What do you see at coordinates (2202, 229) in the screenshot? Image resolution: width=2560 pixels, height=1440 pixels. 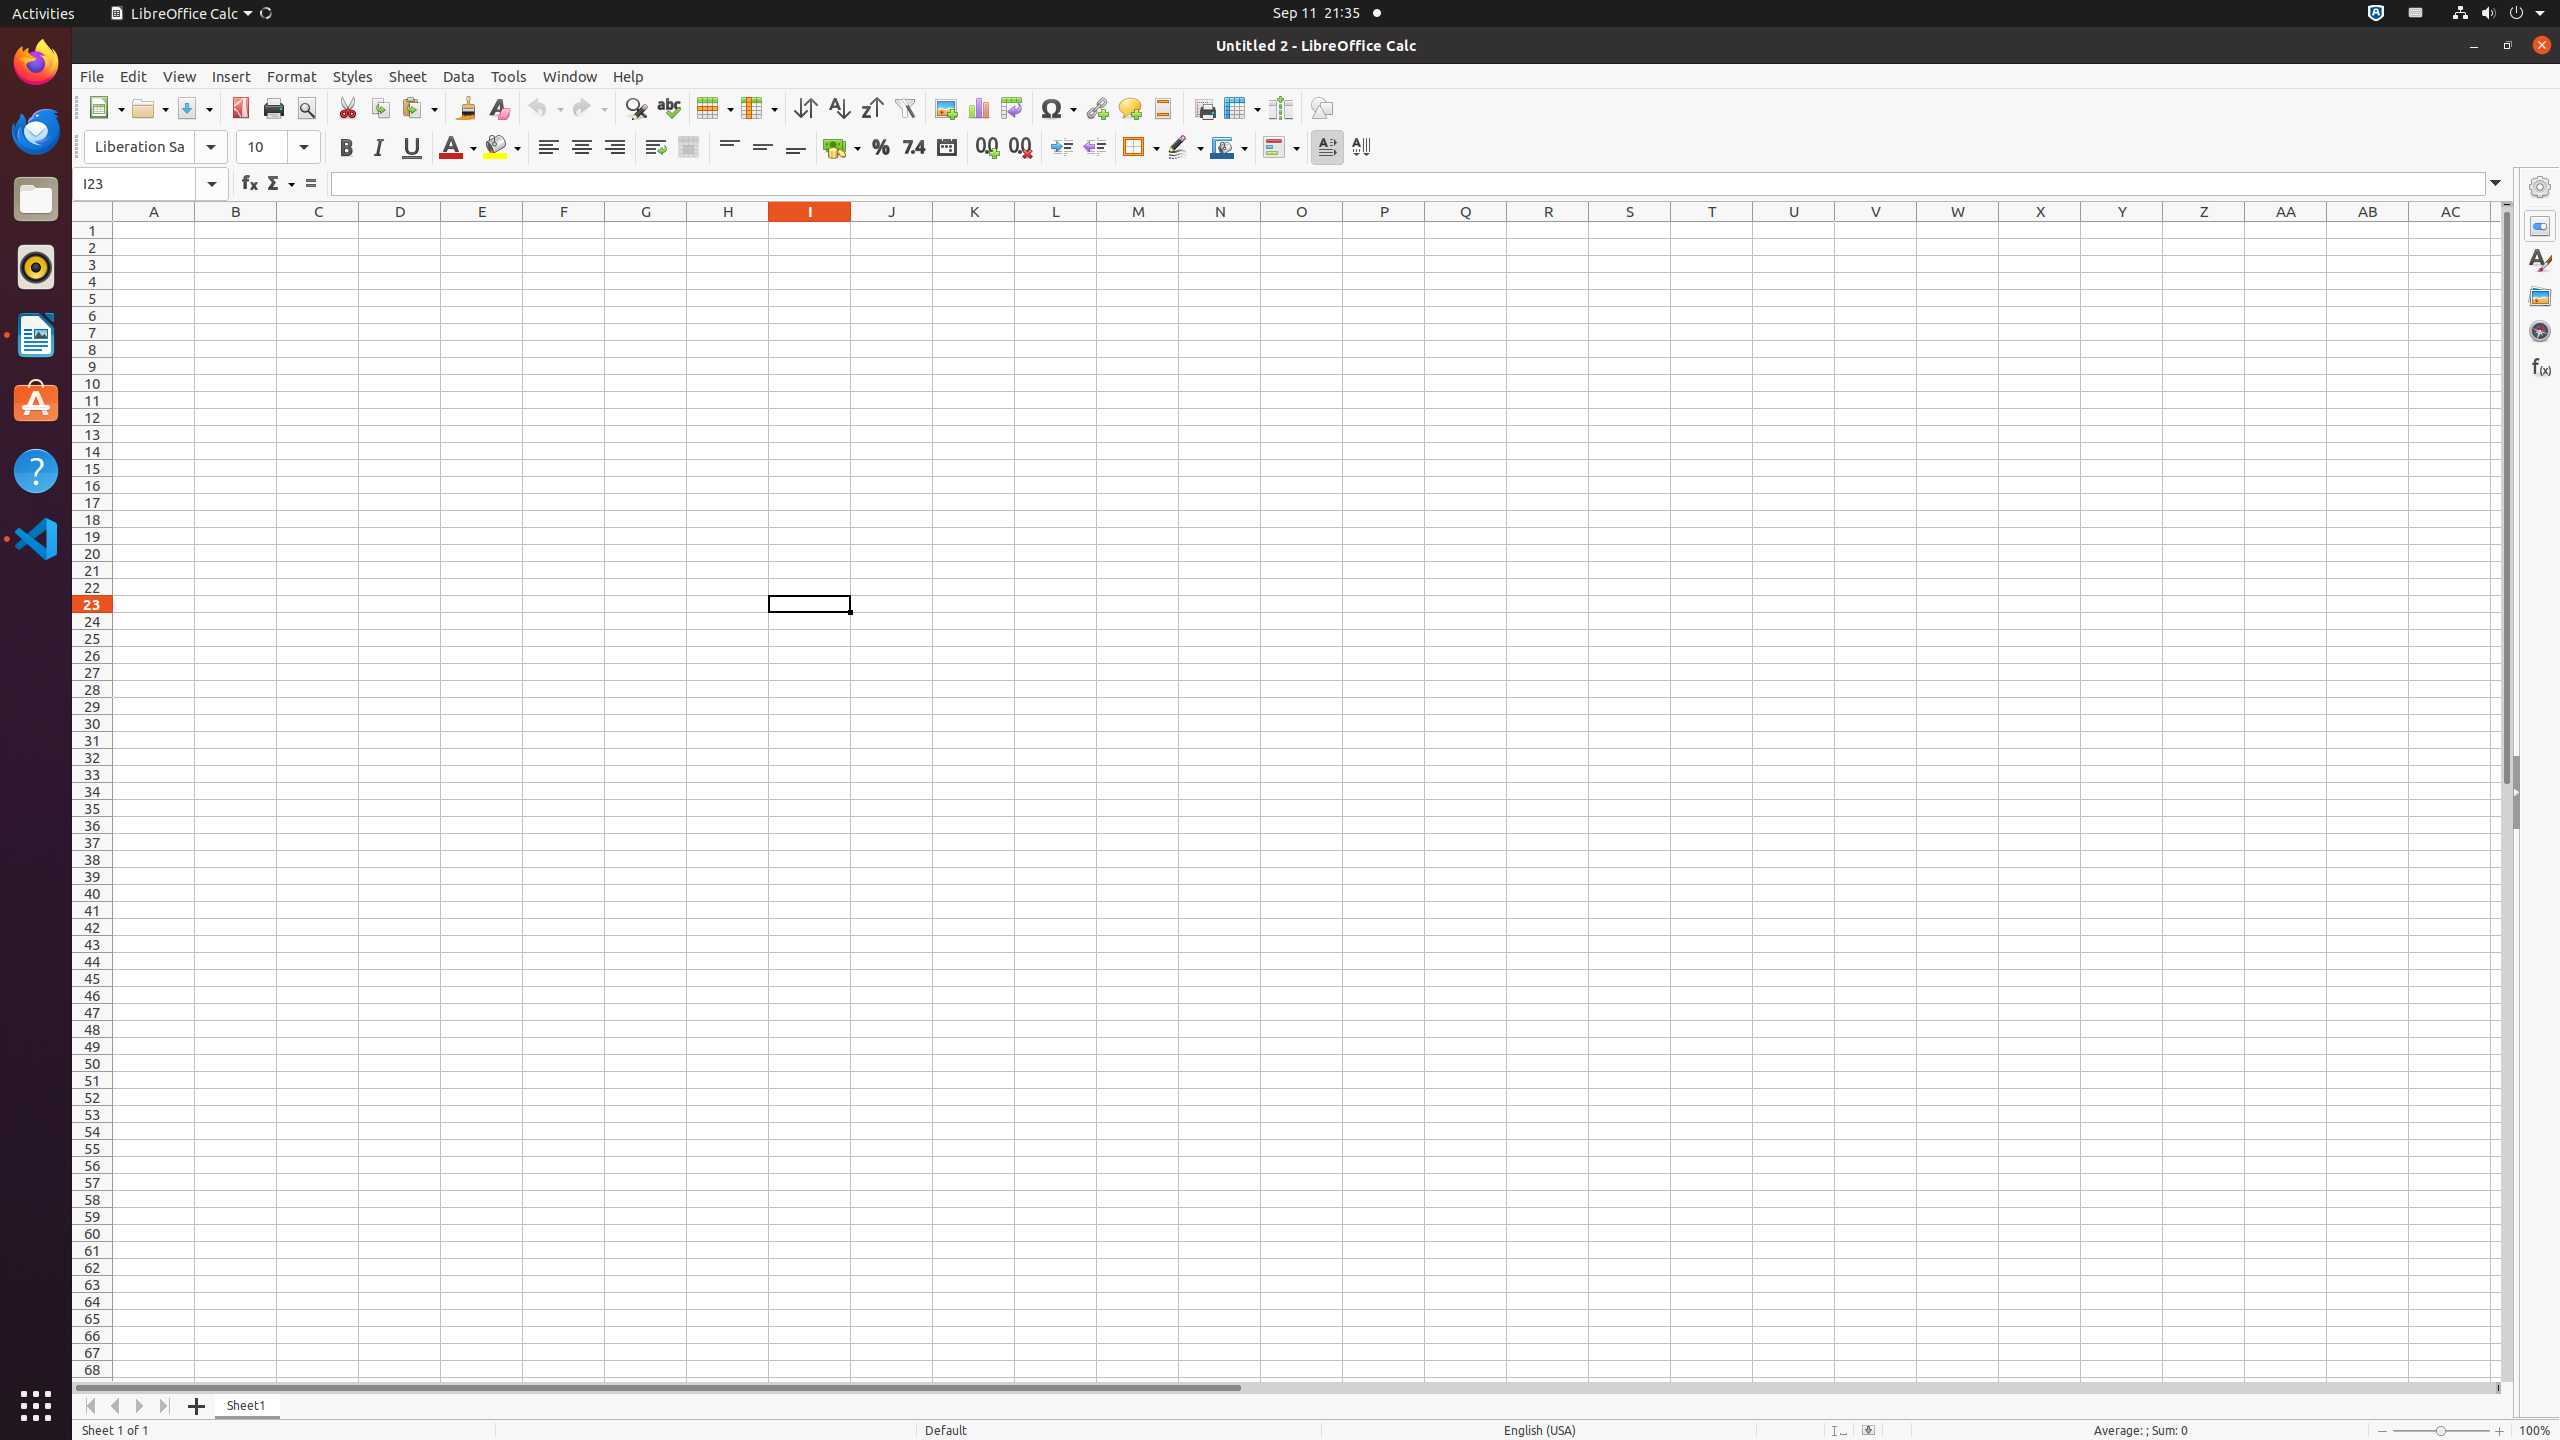 I see `'Z1'` at bounding box center [2202, 229].